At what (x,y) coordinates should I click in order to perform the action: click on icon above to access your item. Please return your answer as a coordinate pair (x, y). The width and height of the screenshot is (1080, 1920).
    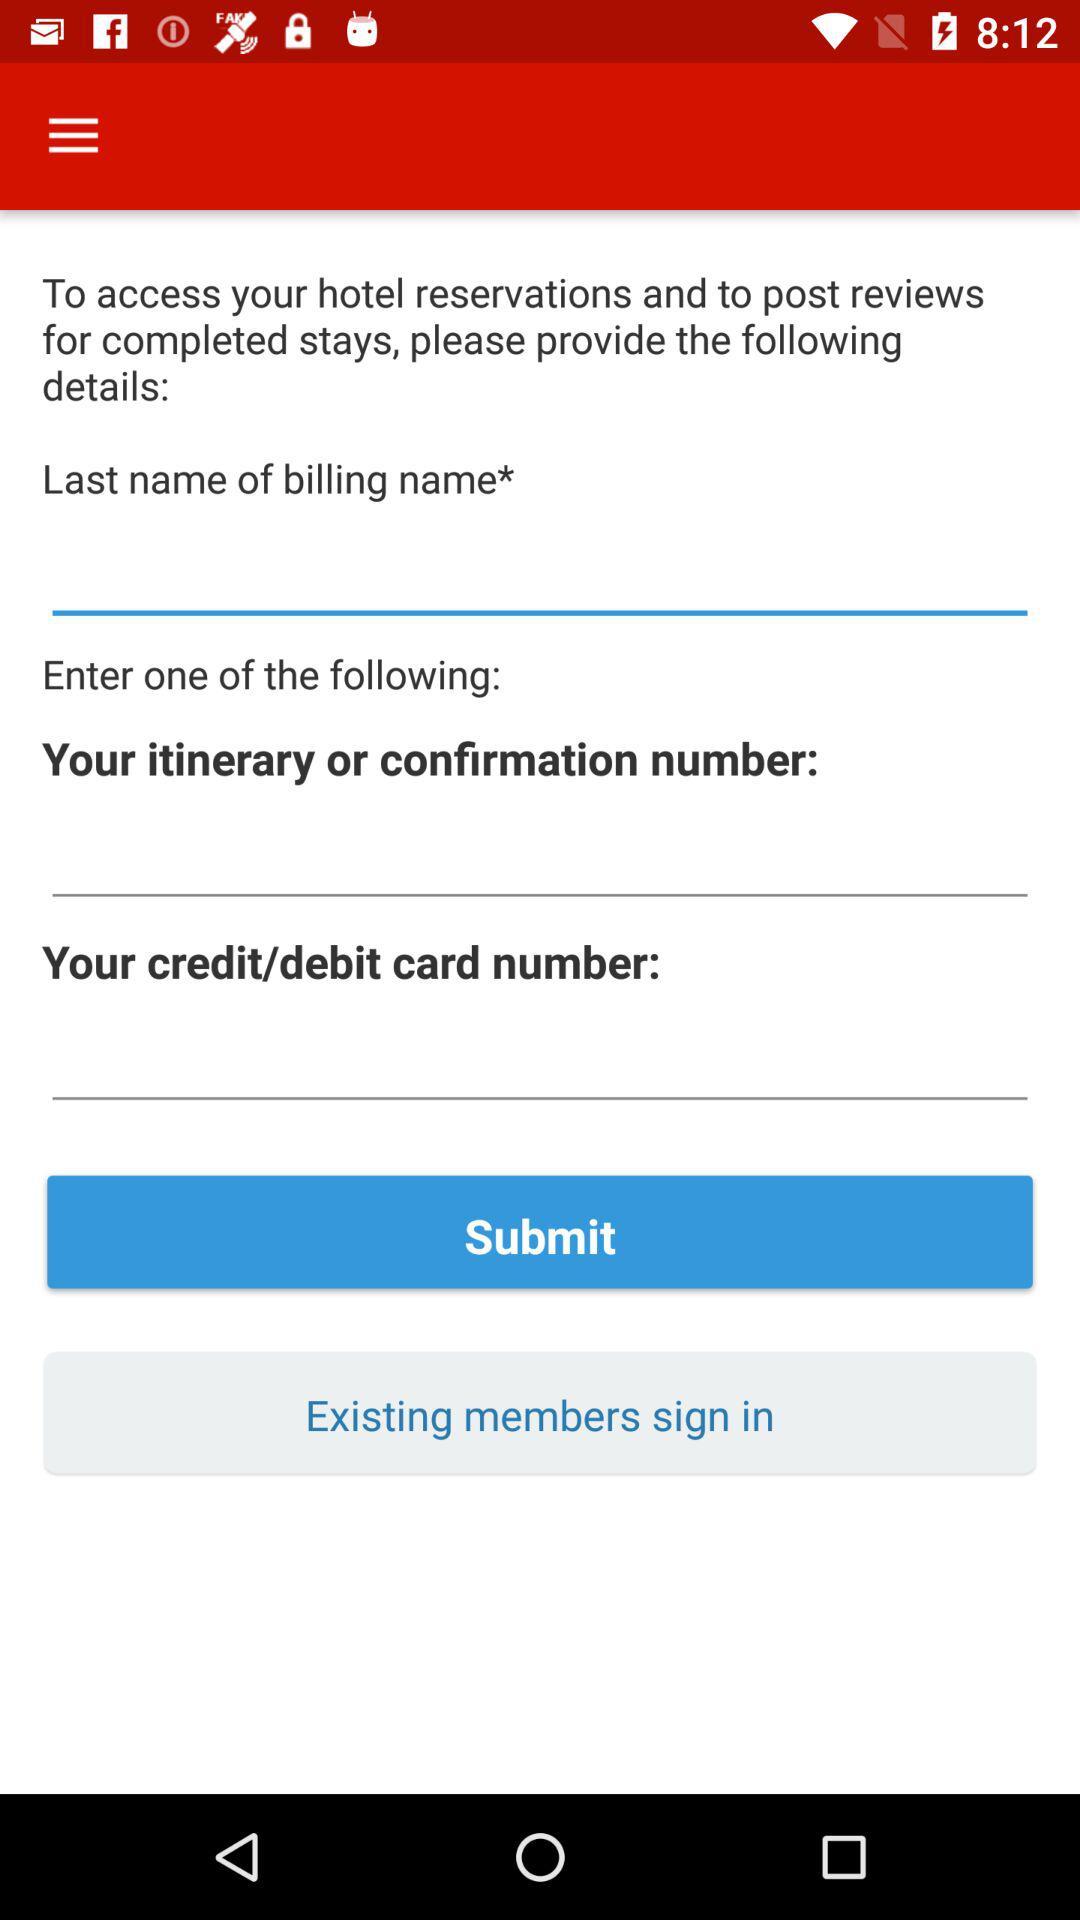
    Looking at the image, I should click on (72, 135).